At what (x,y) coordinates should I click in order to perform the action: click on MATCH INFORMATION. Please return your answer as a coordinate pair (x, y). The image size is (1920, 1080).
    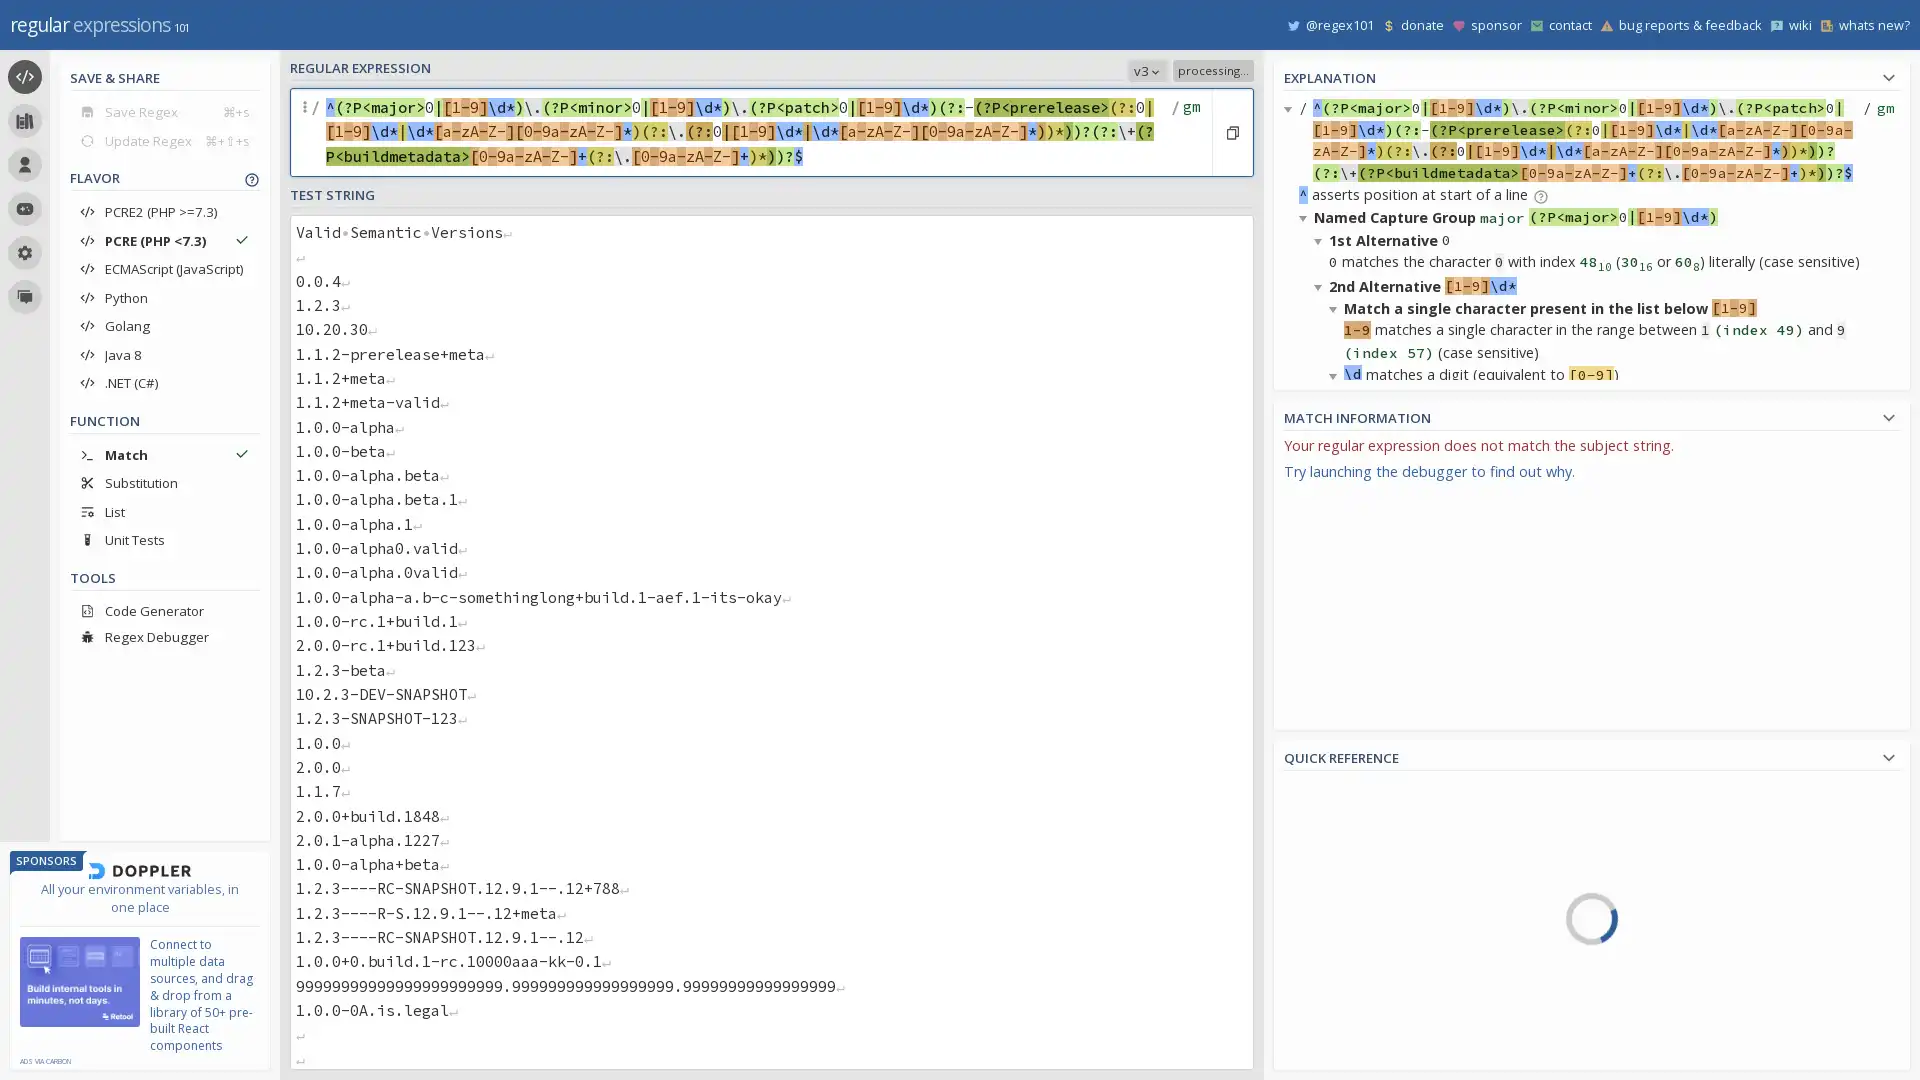
    Looking at the image, I should click on (1591, 414).